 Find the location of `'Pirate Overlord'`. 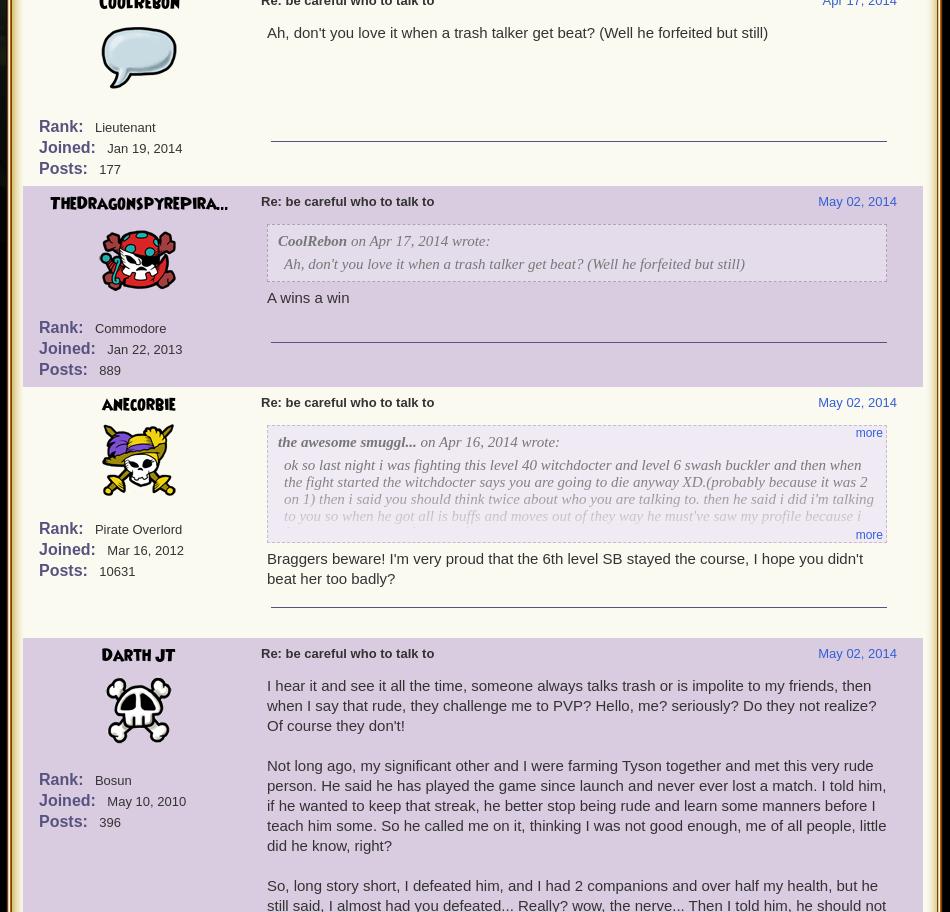

'Pirate Overlord' is located at coordinates (138, 528).